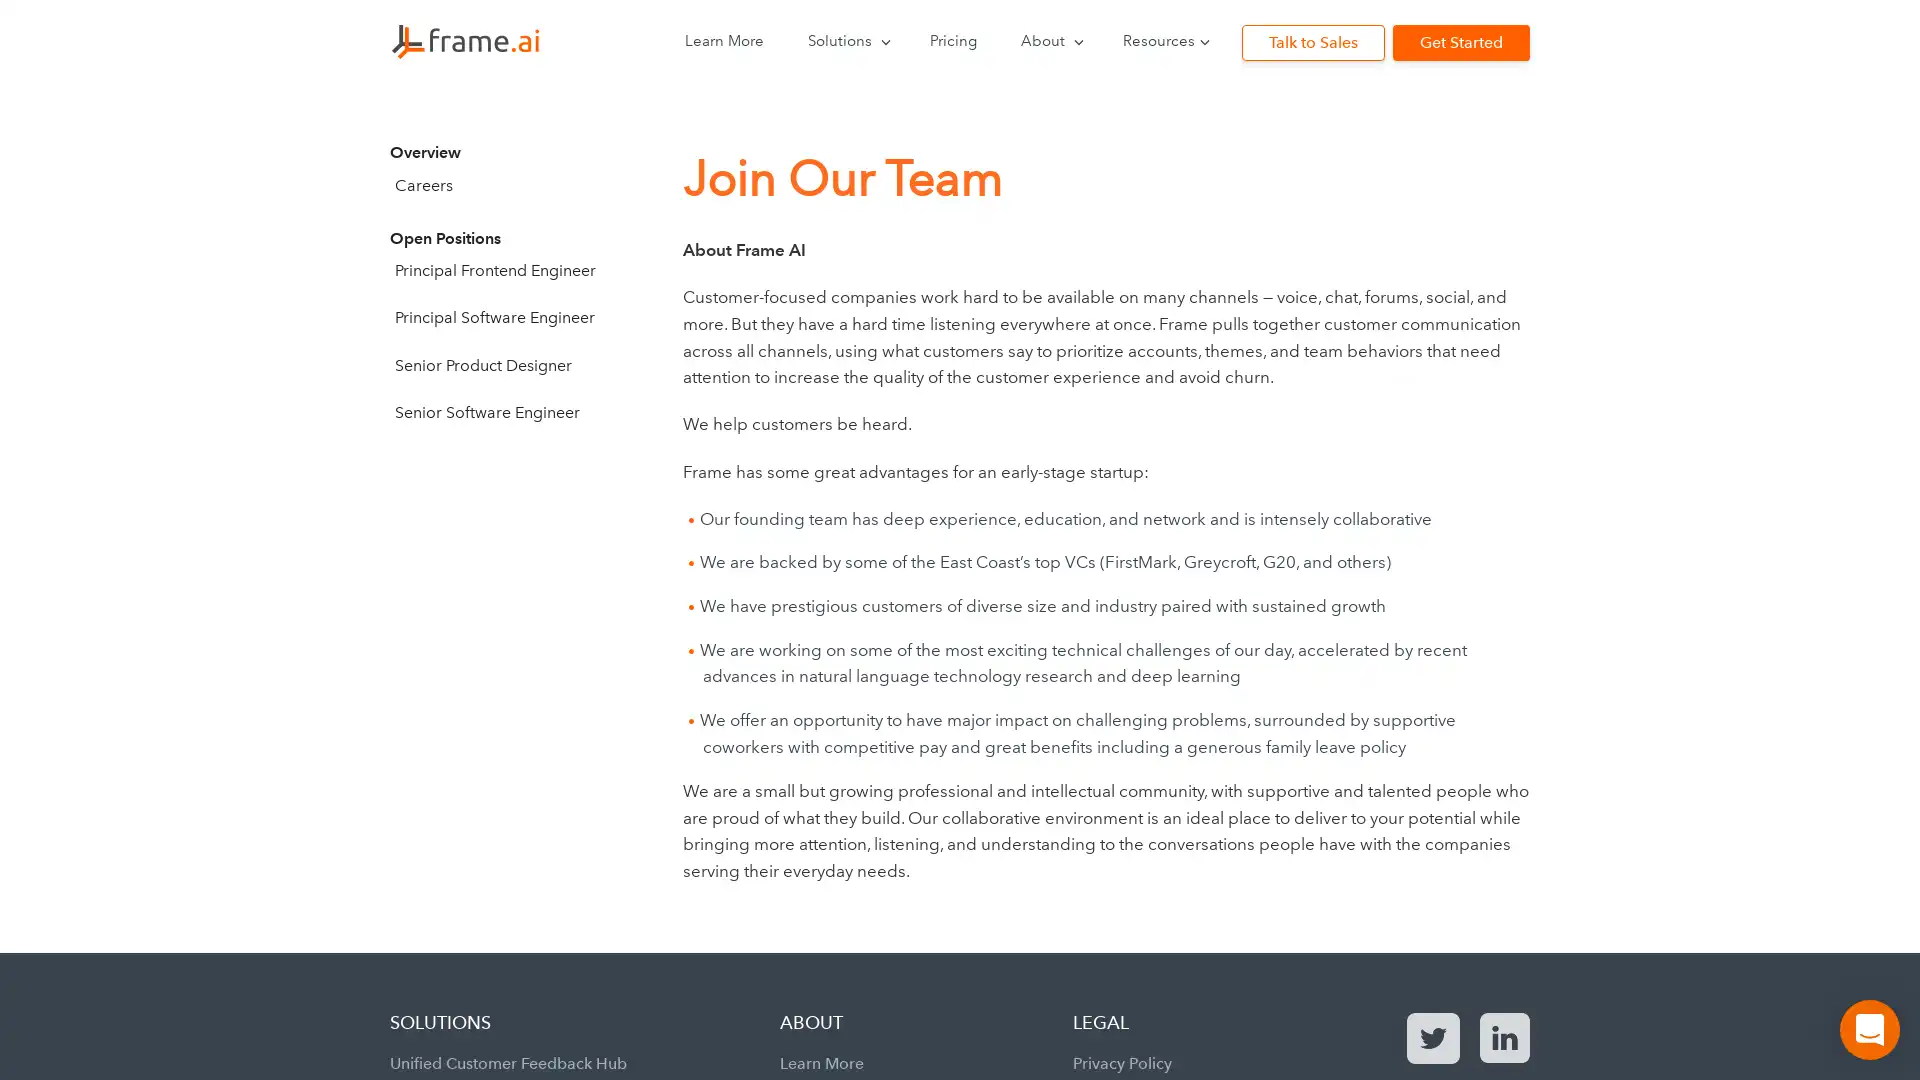 The height and width of the screenshot is (1080, 1920). Describe the element at coordinates (1869, 1029) in the screenshot. I see `Open Intercom Messenger` at that location.